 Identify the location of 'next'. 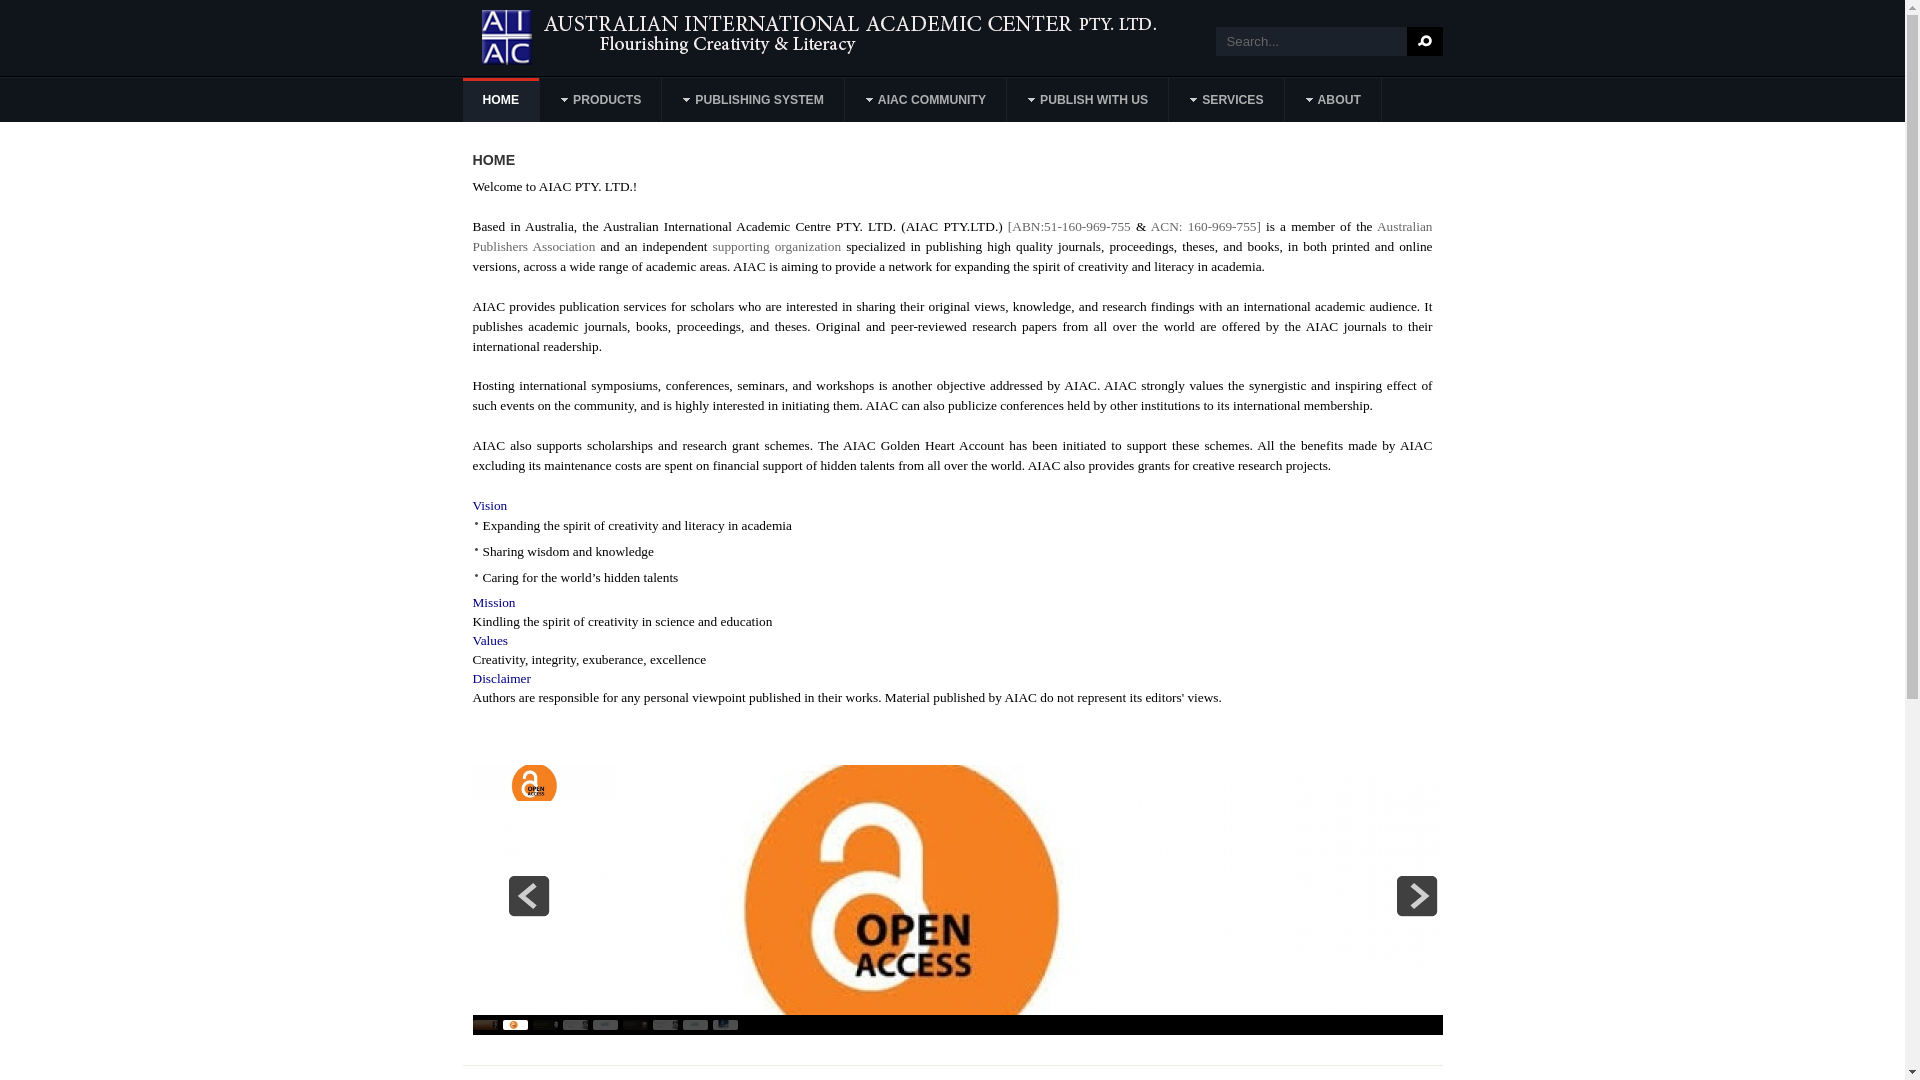
(1415, 894).